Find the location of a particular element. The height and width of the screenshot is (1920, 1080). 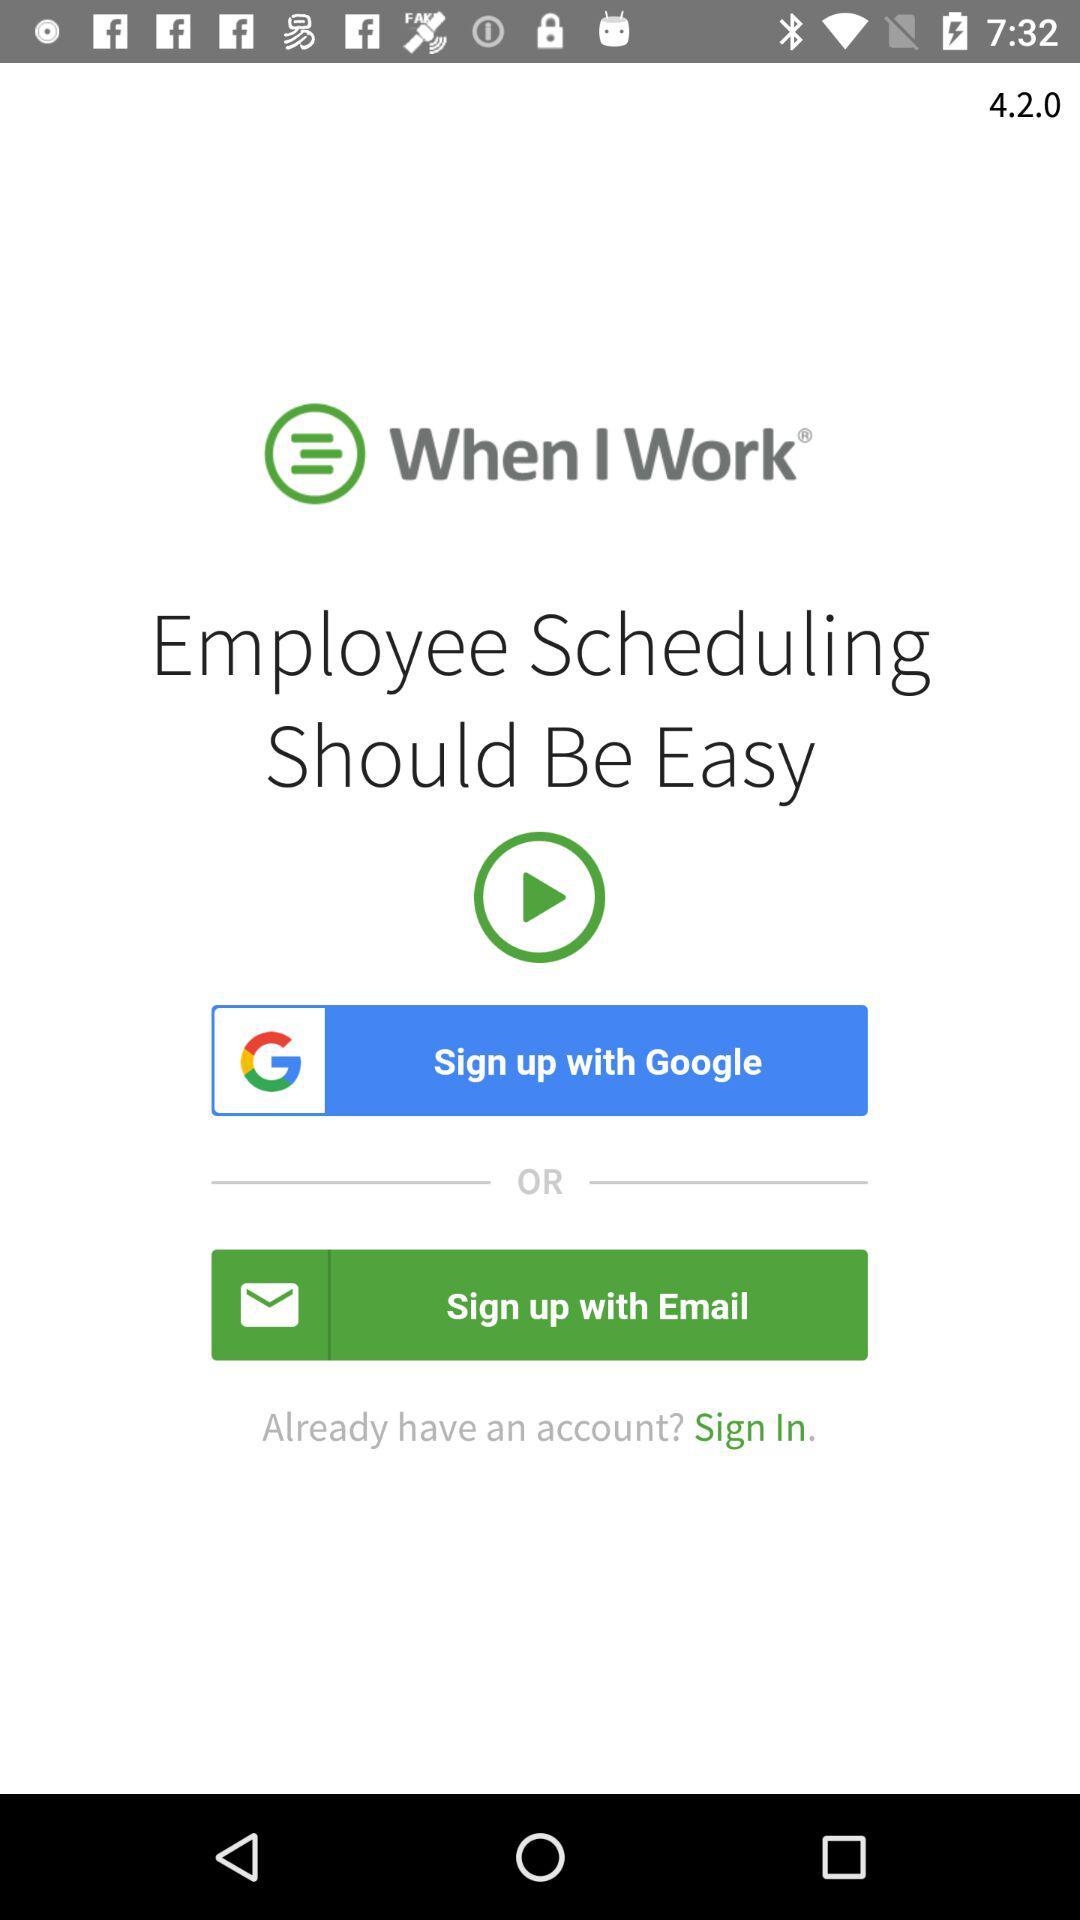

4.2.0 item is located at coordinates (1025, 104).